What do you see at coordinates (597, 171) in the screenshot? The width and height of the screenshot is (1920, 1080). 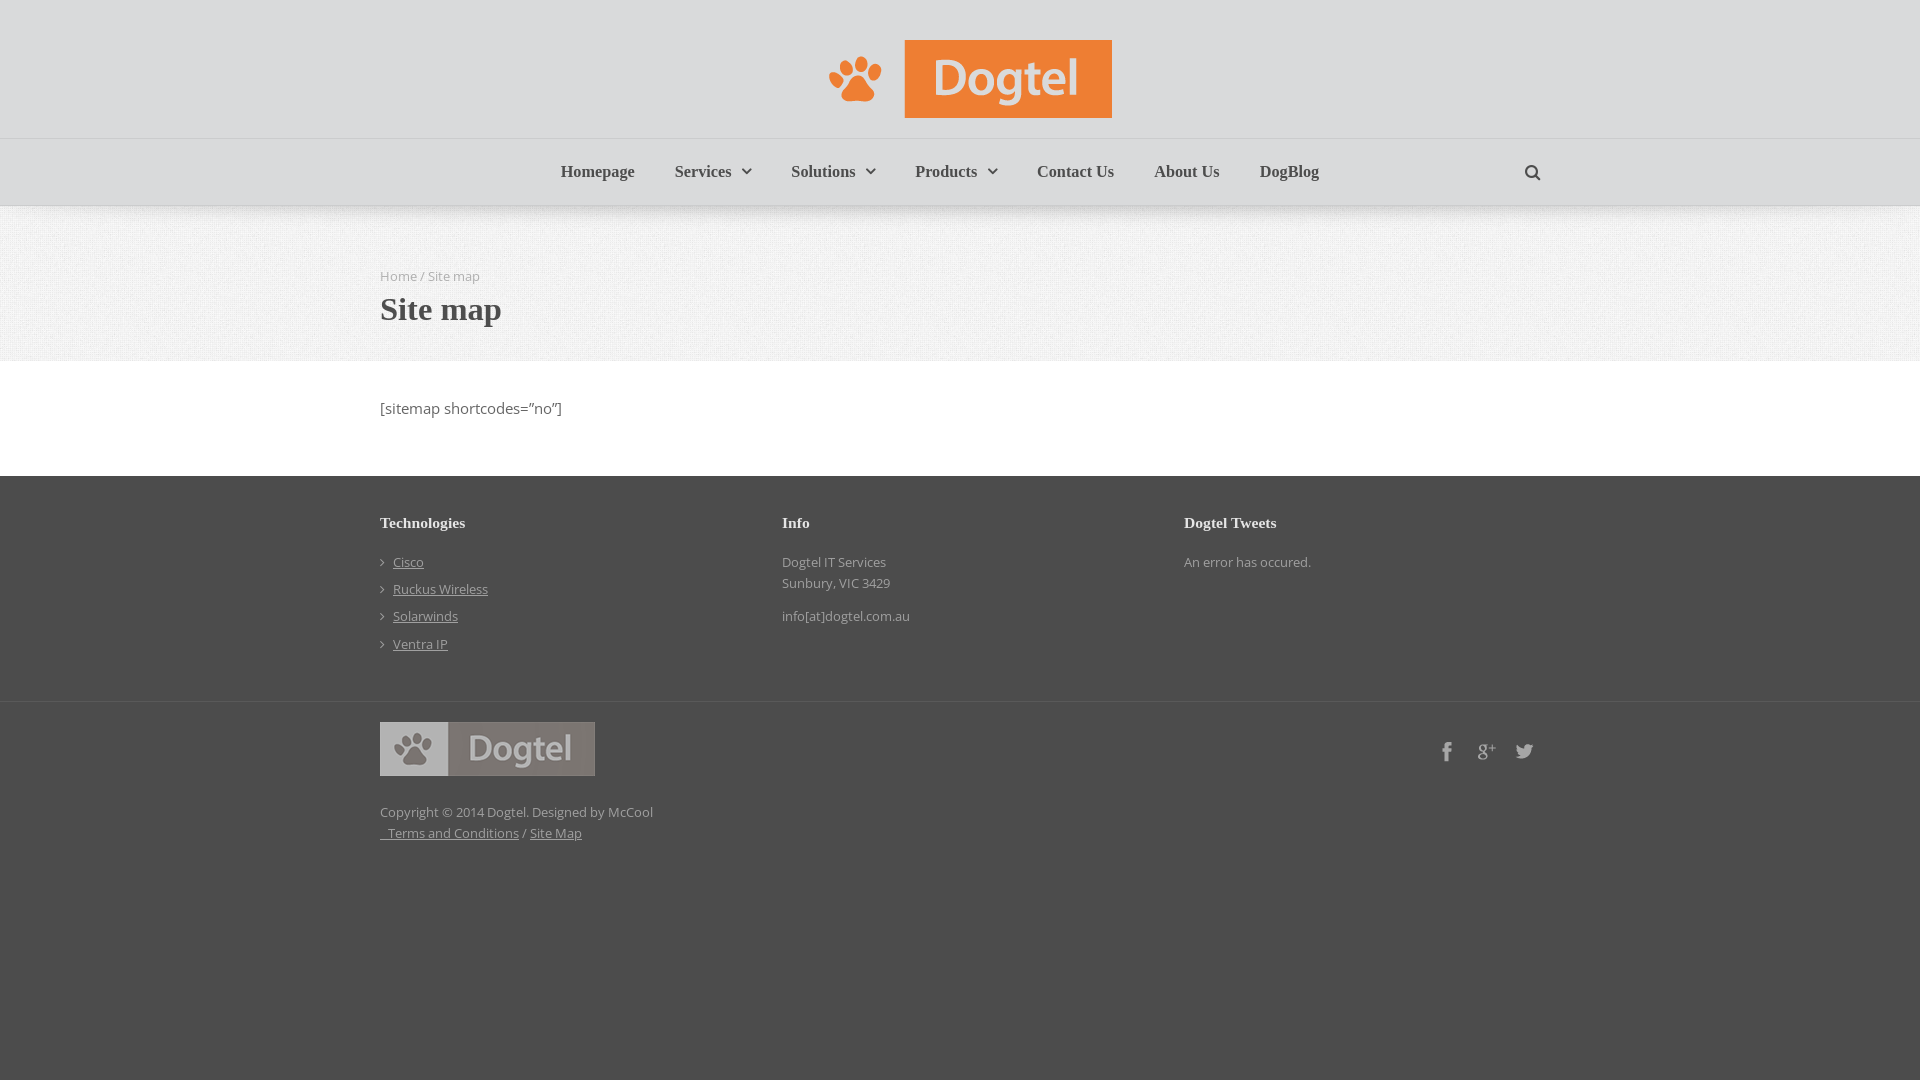 I see `'Homepage'` at bounding box center [597, 171].